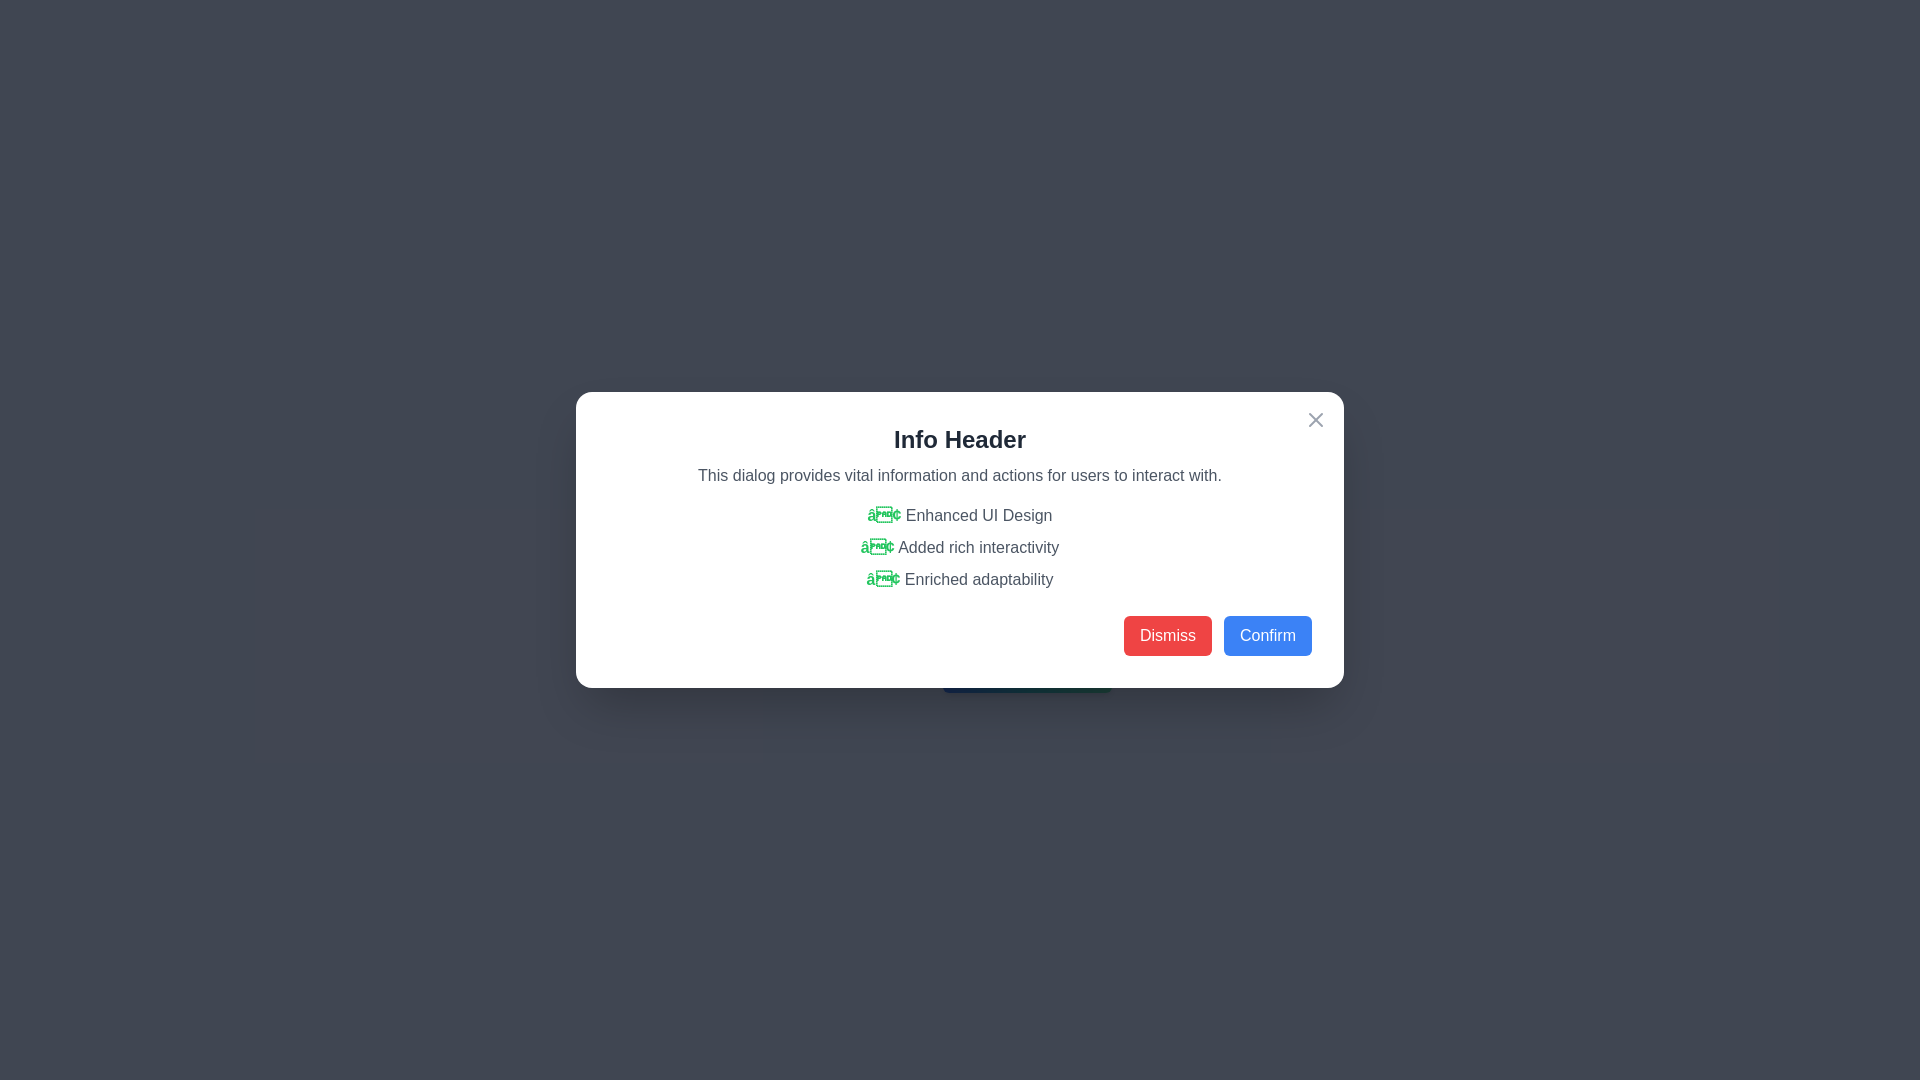 Image resolution: width=1920 pixels, height=1080 pixels. I want to click on the list bullet that visually distinguishes the second item in the modal dialog under the header 'Info Header', located between 'Enhanced UI Design' and 'Enriched adaptability', so click(877, 547).